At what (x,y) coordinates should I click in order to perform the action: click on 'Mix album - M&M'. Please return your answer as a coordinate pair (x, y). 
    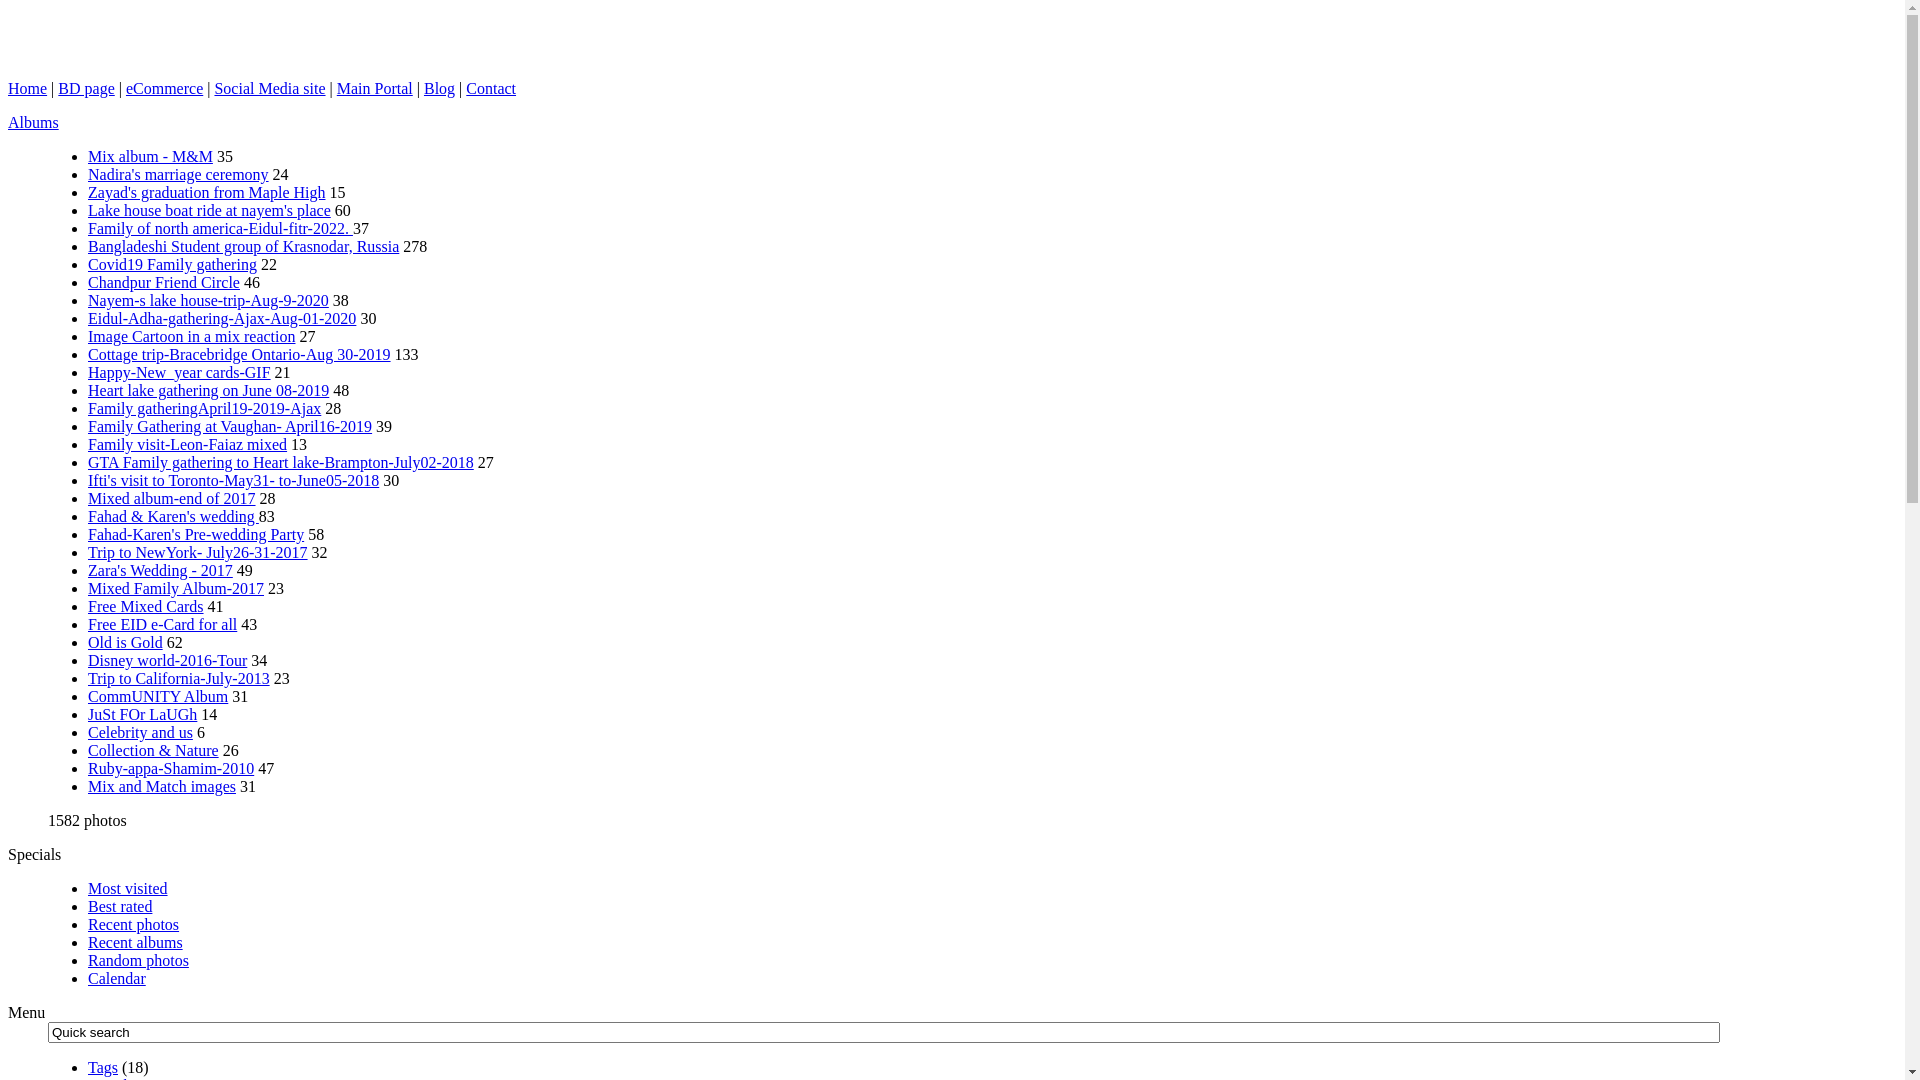
    Looking at the image, I should click on (149, 155).